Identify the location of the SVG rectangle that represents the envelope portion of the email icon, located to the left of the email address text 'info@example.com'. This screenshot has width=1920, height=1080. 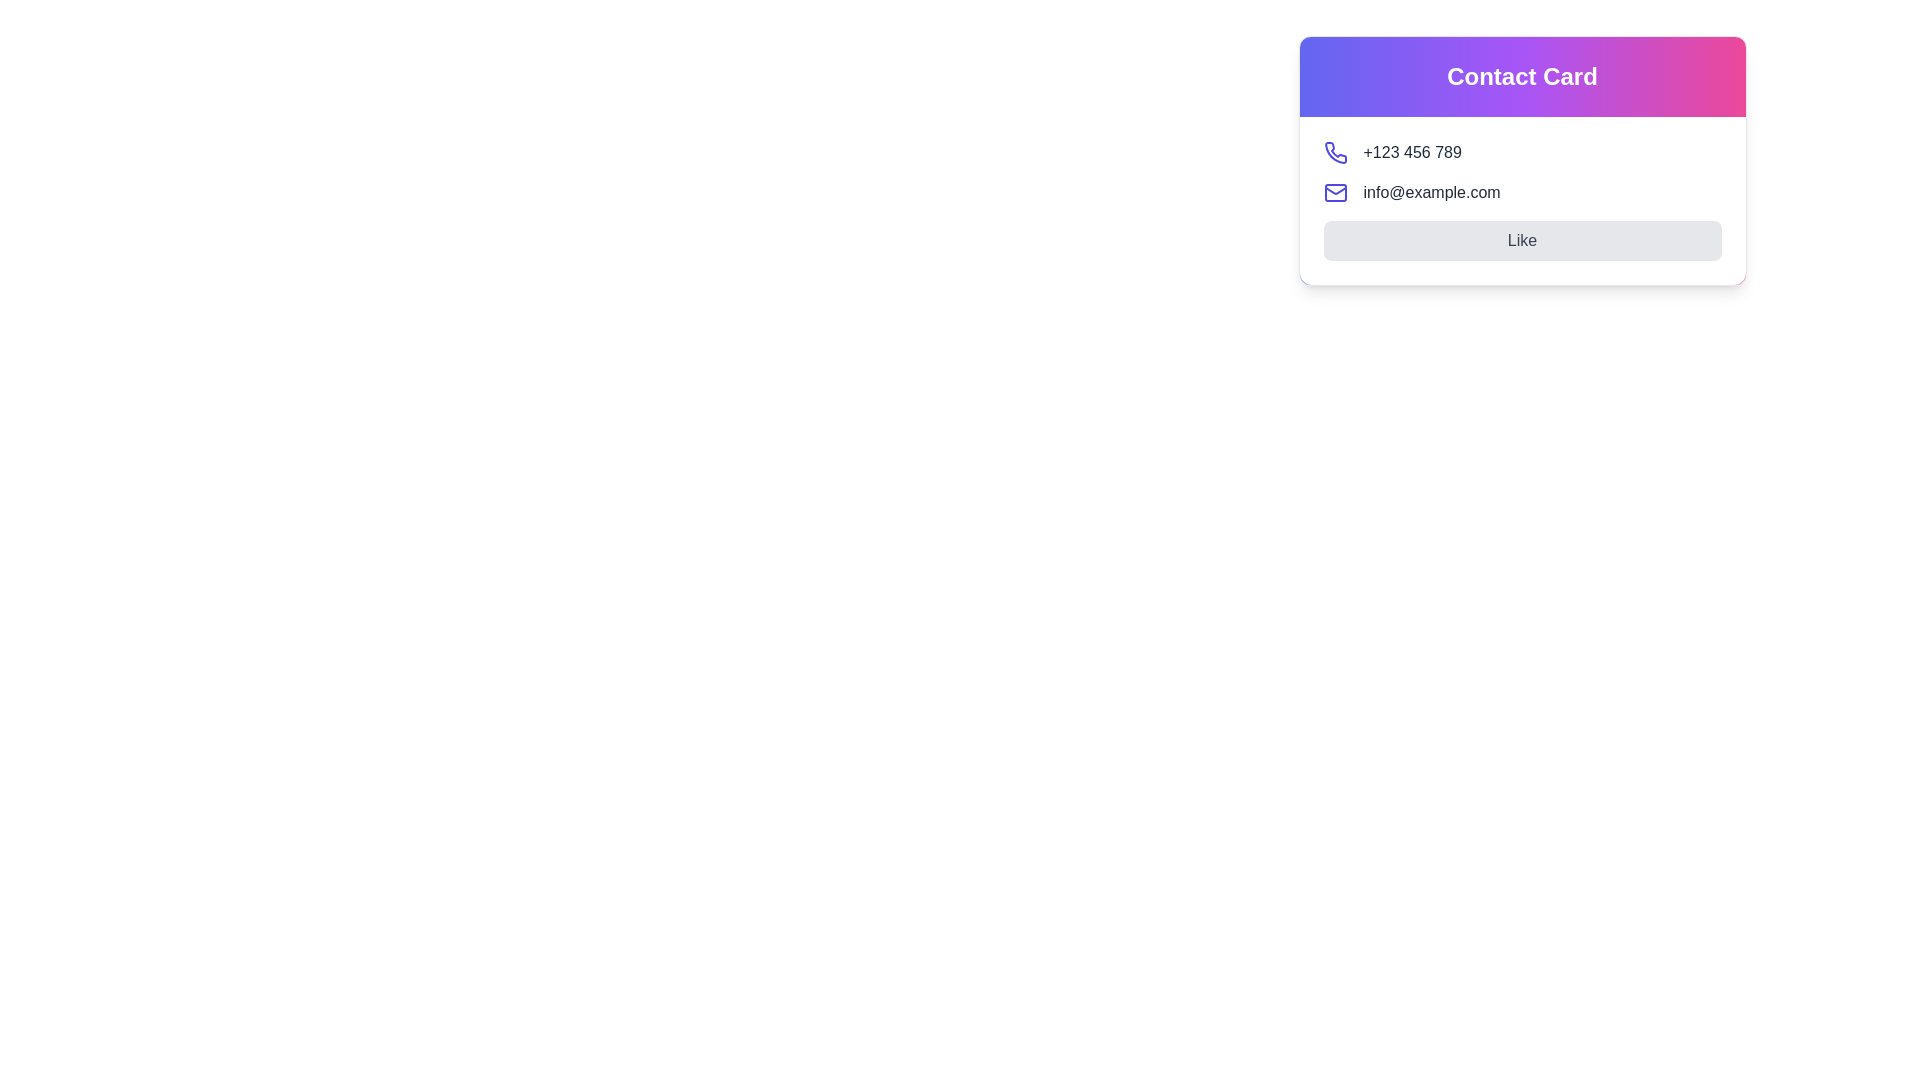
(1335, 192).